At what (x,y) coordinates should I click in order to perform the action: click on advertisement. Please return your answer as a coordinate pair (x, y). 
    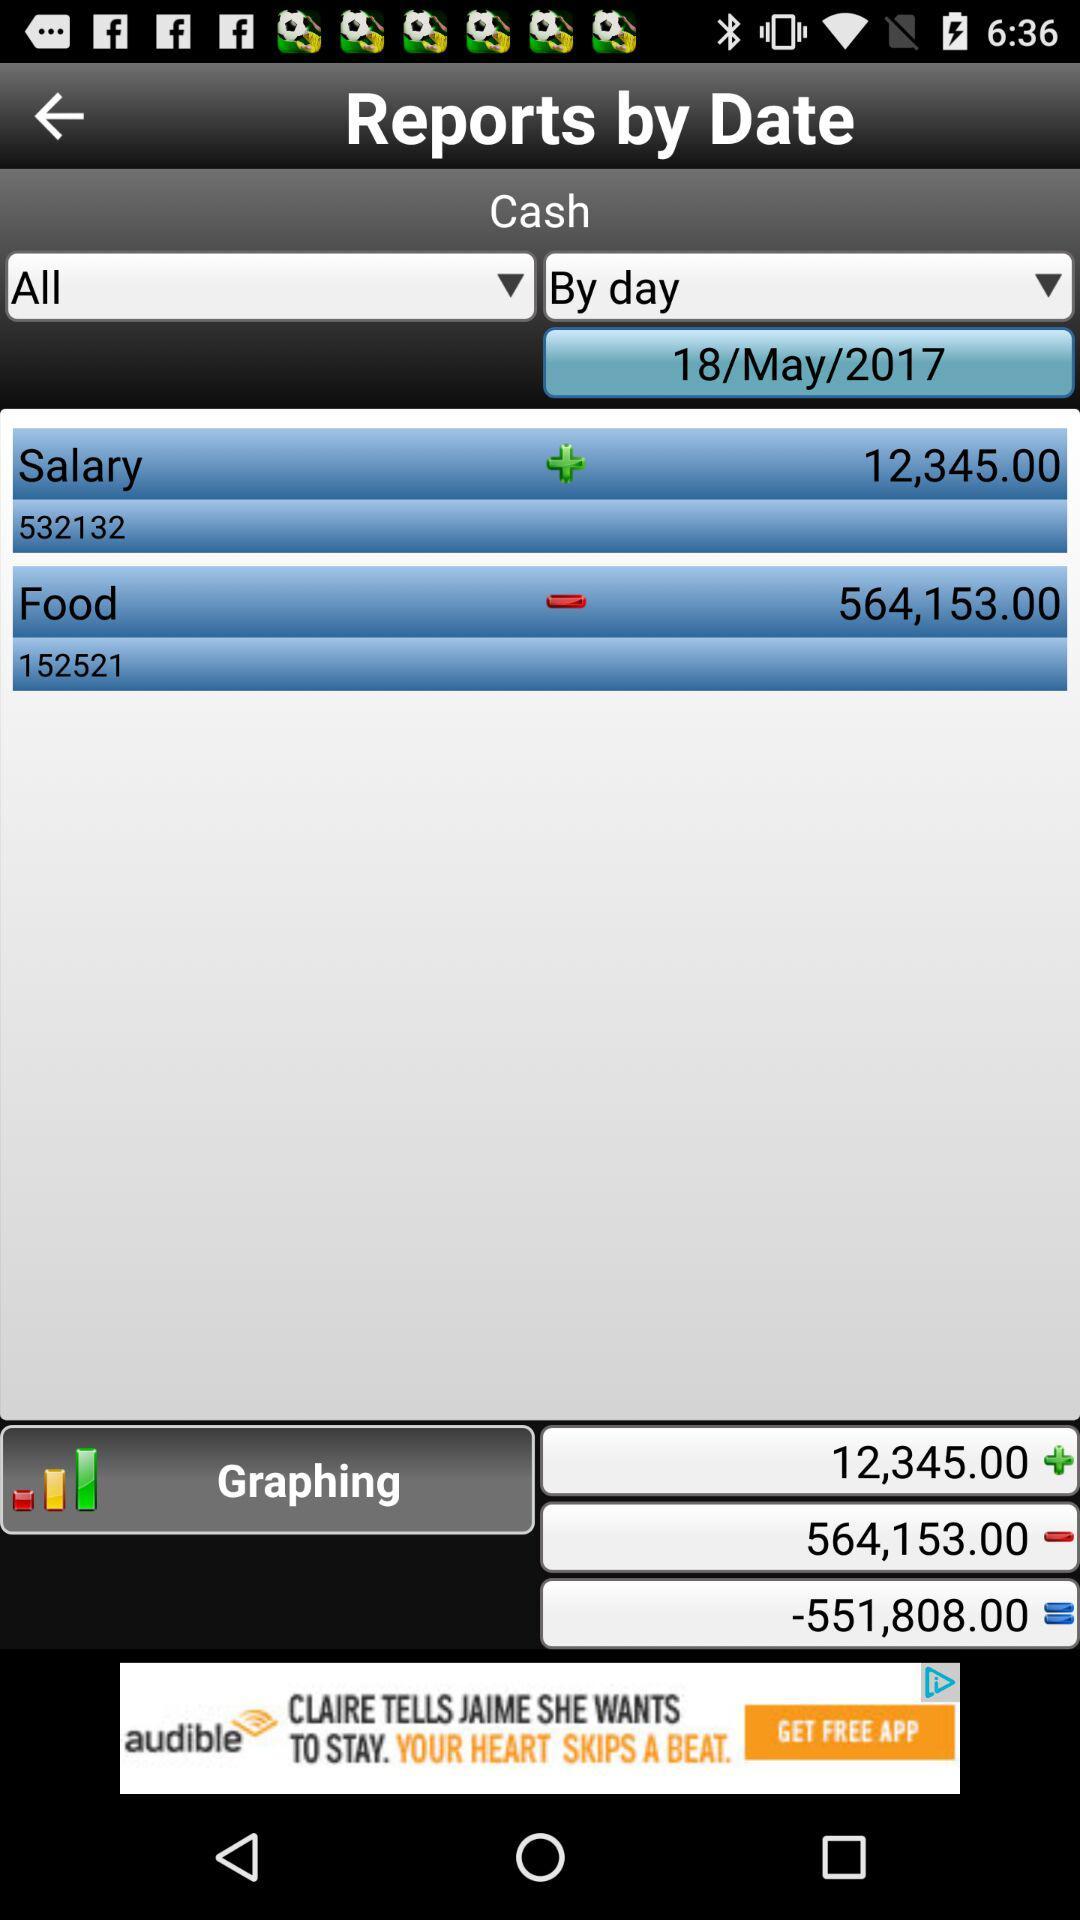
    Looking at the image, I should click on (540, 1727).